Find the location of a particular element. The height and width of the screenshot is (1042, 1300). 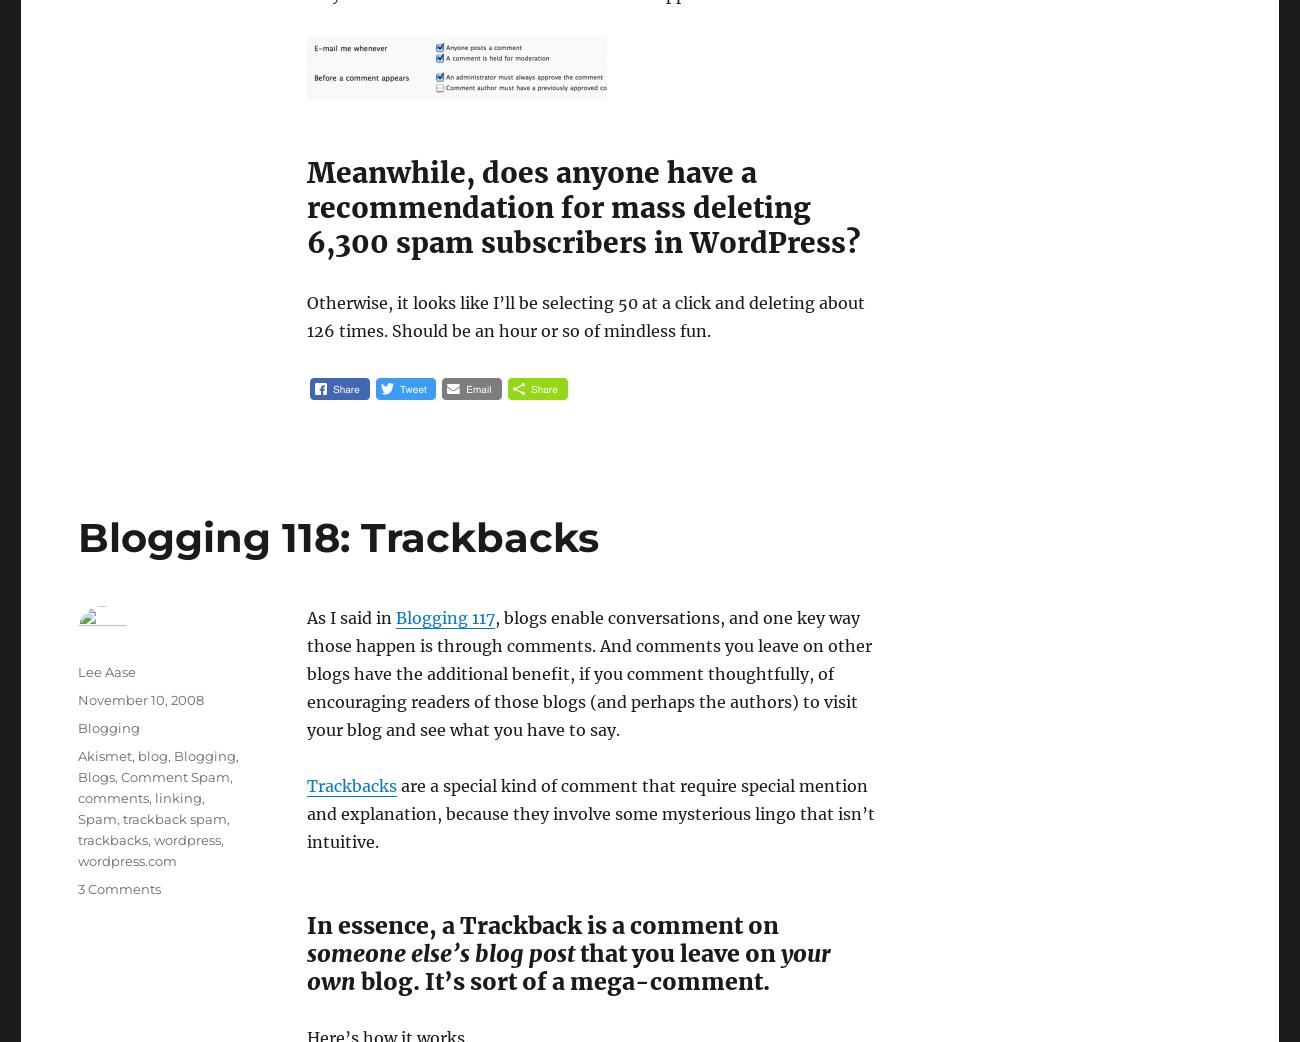

'someone else’s blog post' is located at coordinates (306, 952).